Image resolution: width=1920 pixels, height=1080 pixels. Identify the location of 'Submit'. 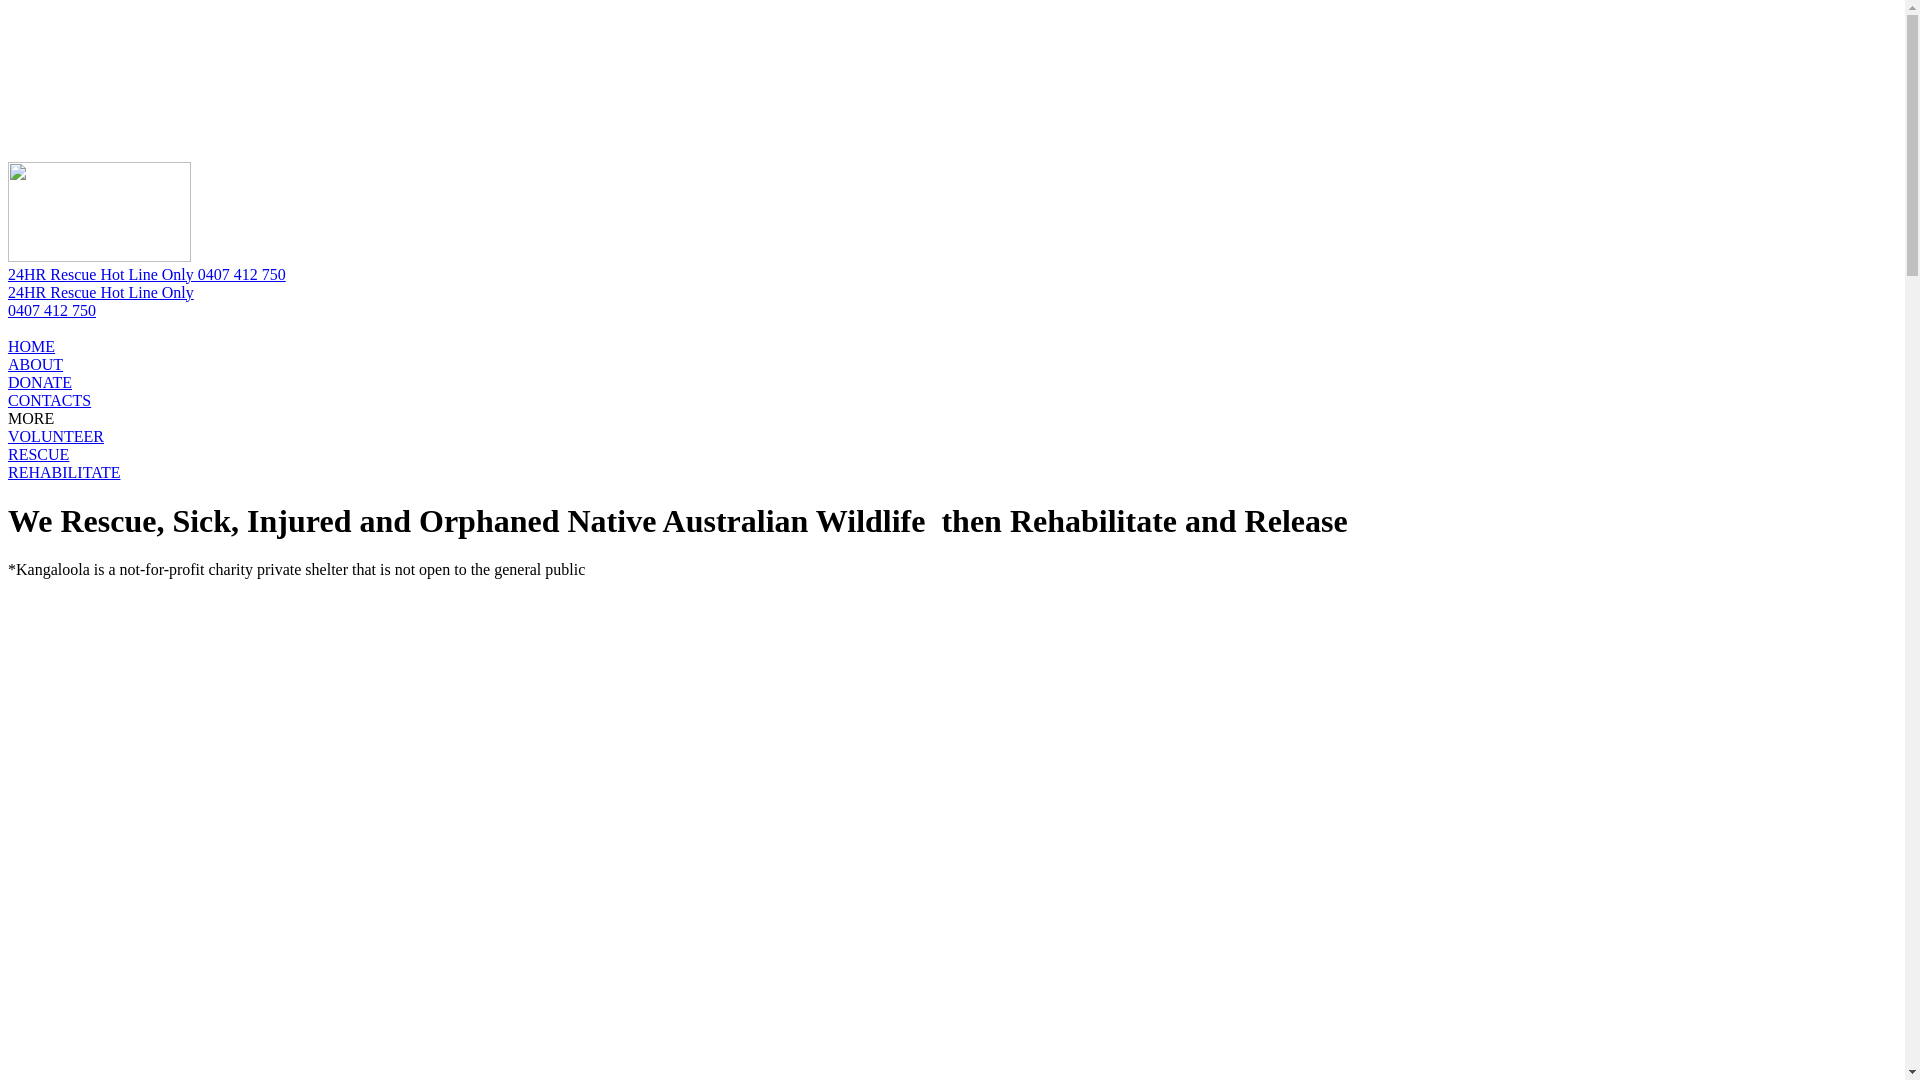
(185, 115).